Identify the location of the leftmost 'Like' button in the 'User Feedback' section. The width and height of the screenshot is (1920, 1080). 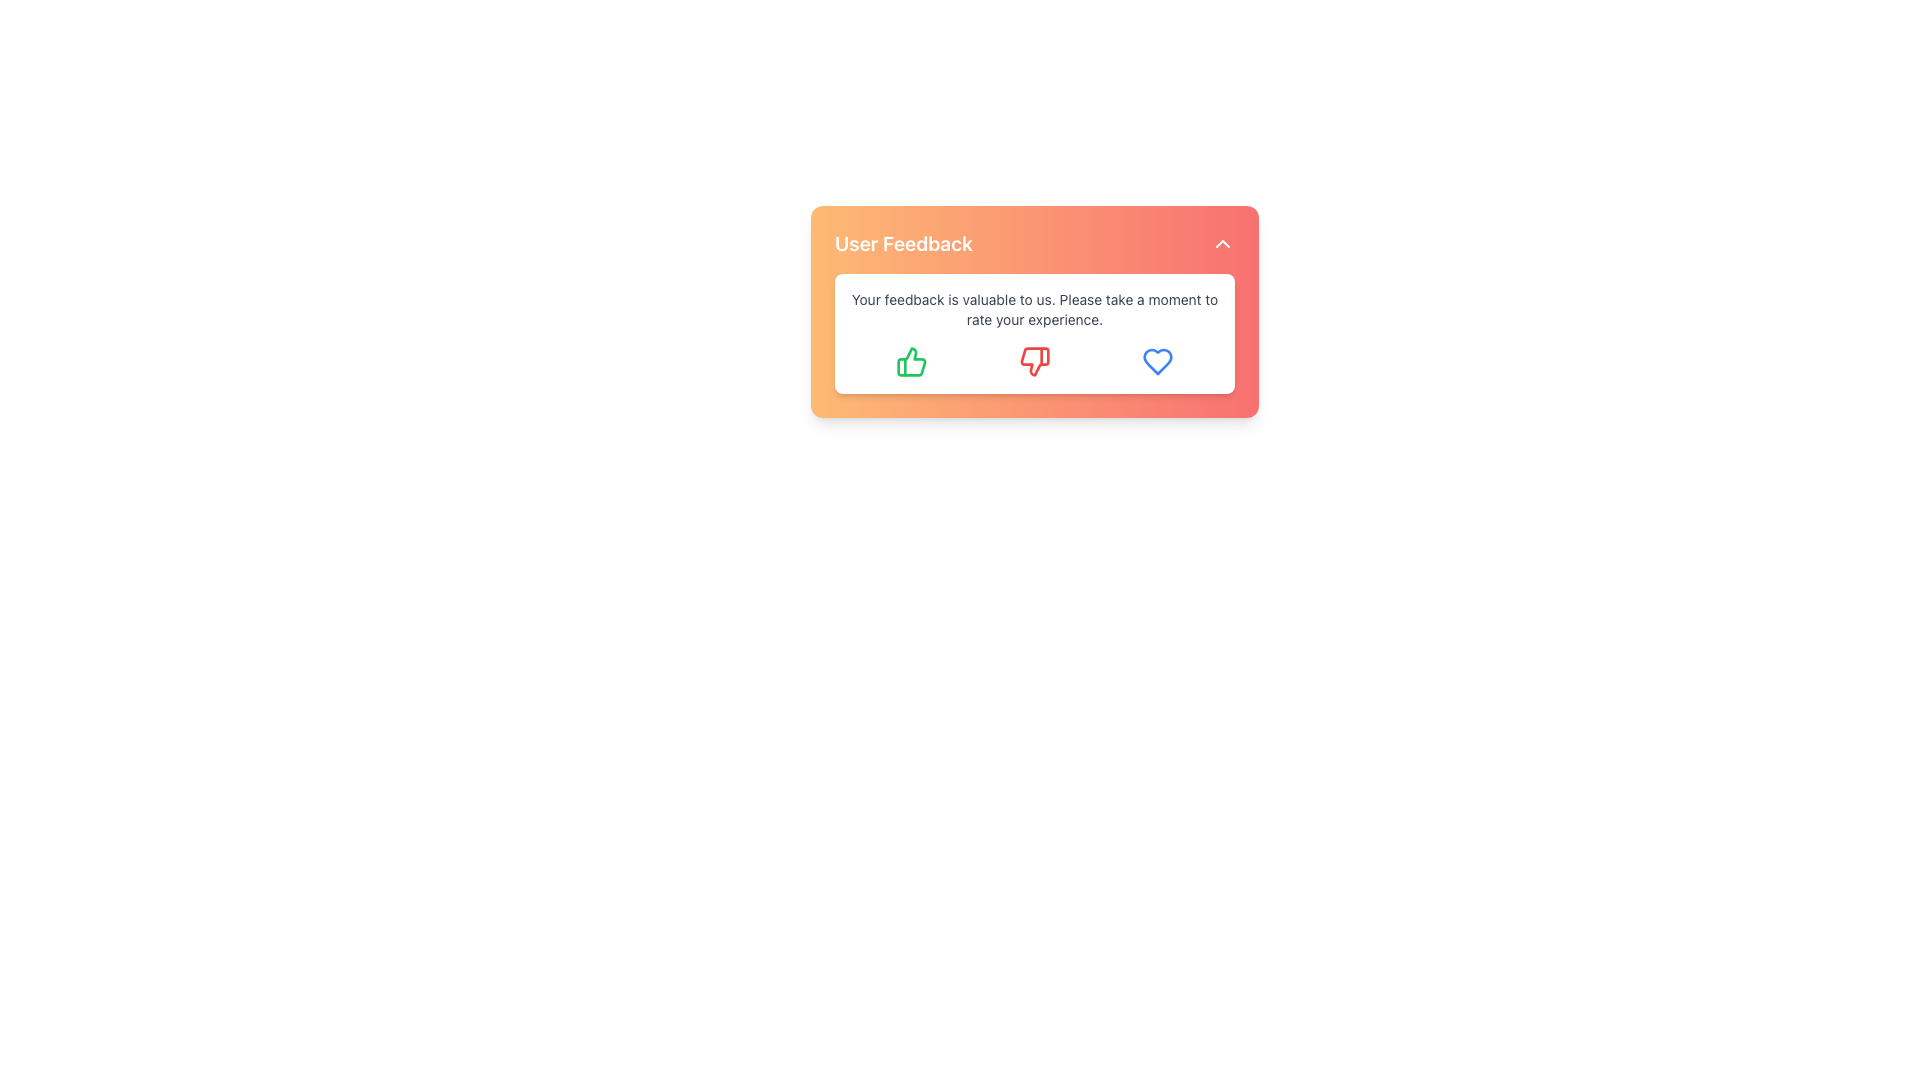
(911, 362).